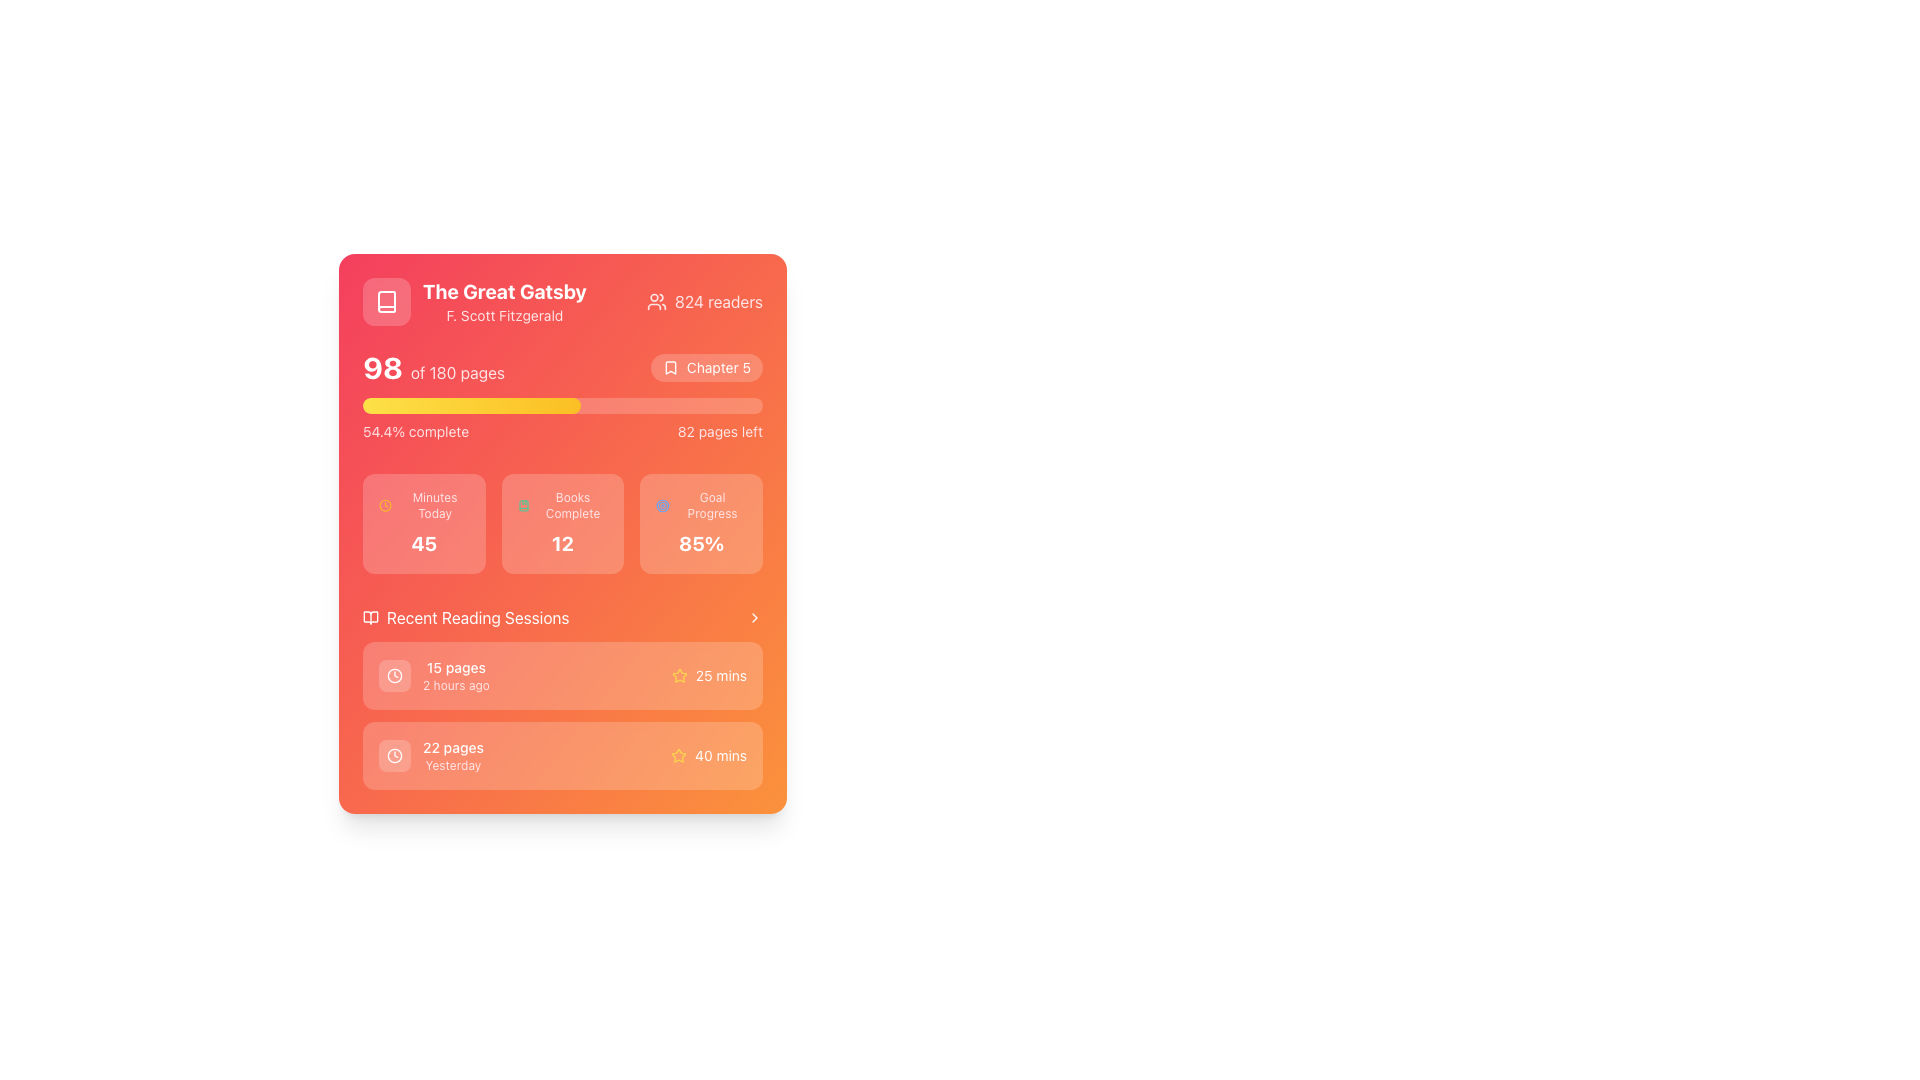  I want to click on text label indicating the elapsed time since the recorded session, positioned below '15 pages' in the 'Recent Reading Sessions' panel, so click(455, 685).